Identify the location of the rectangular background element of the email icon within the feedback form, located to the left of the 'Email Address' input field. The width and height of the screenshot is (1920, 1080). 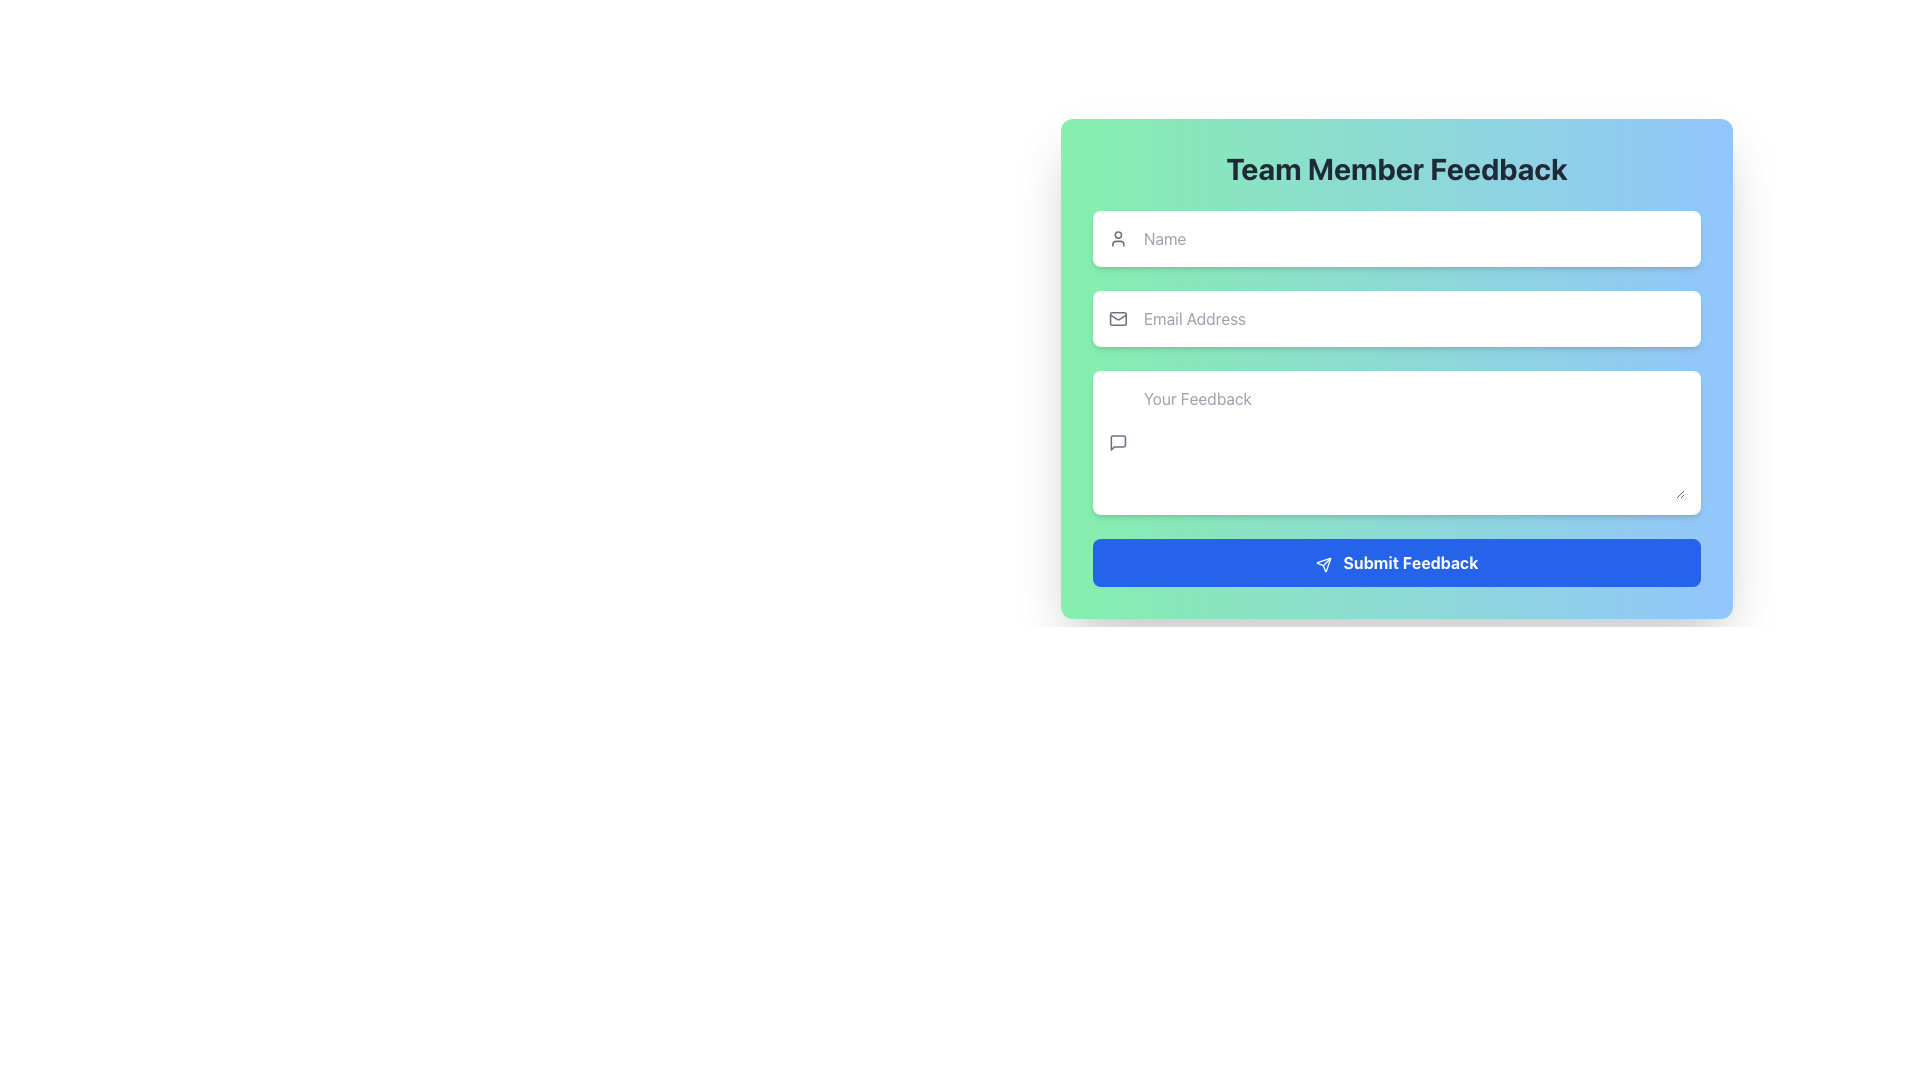
(1117, 318).